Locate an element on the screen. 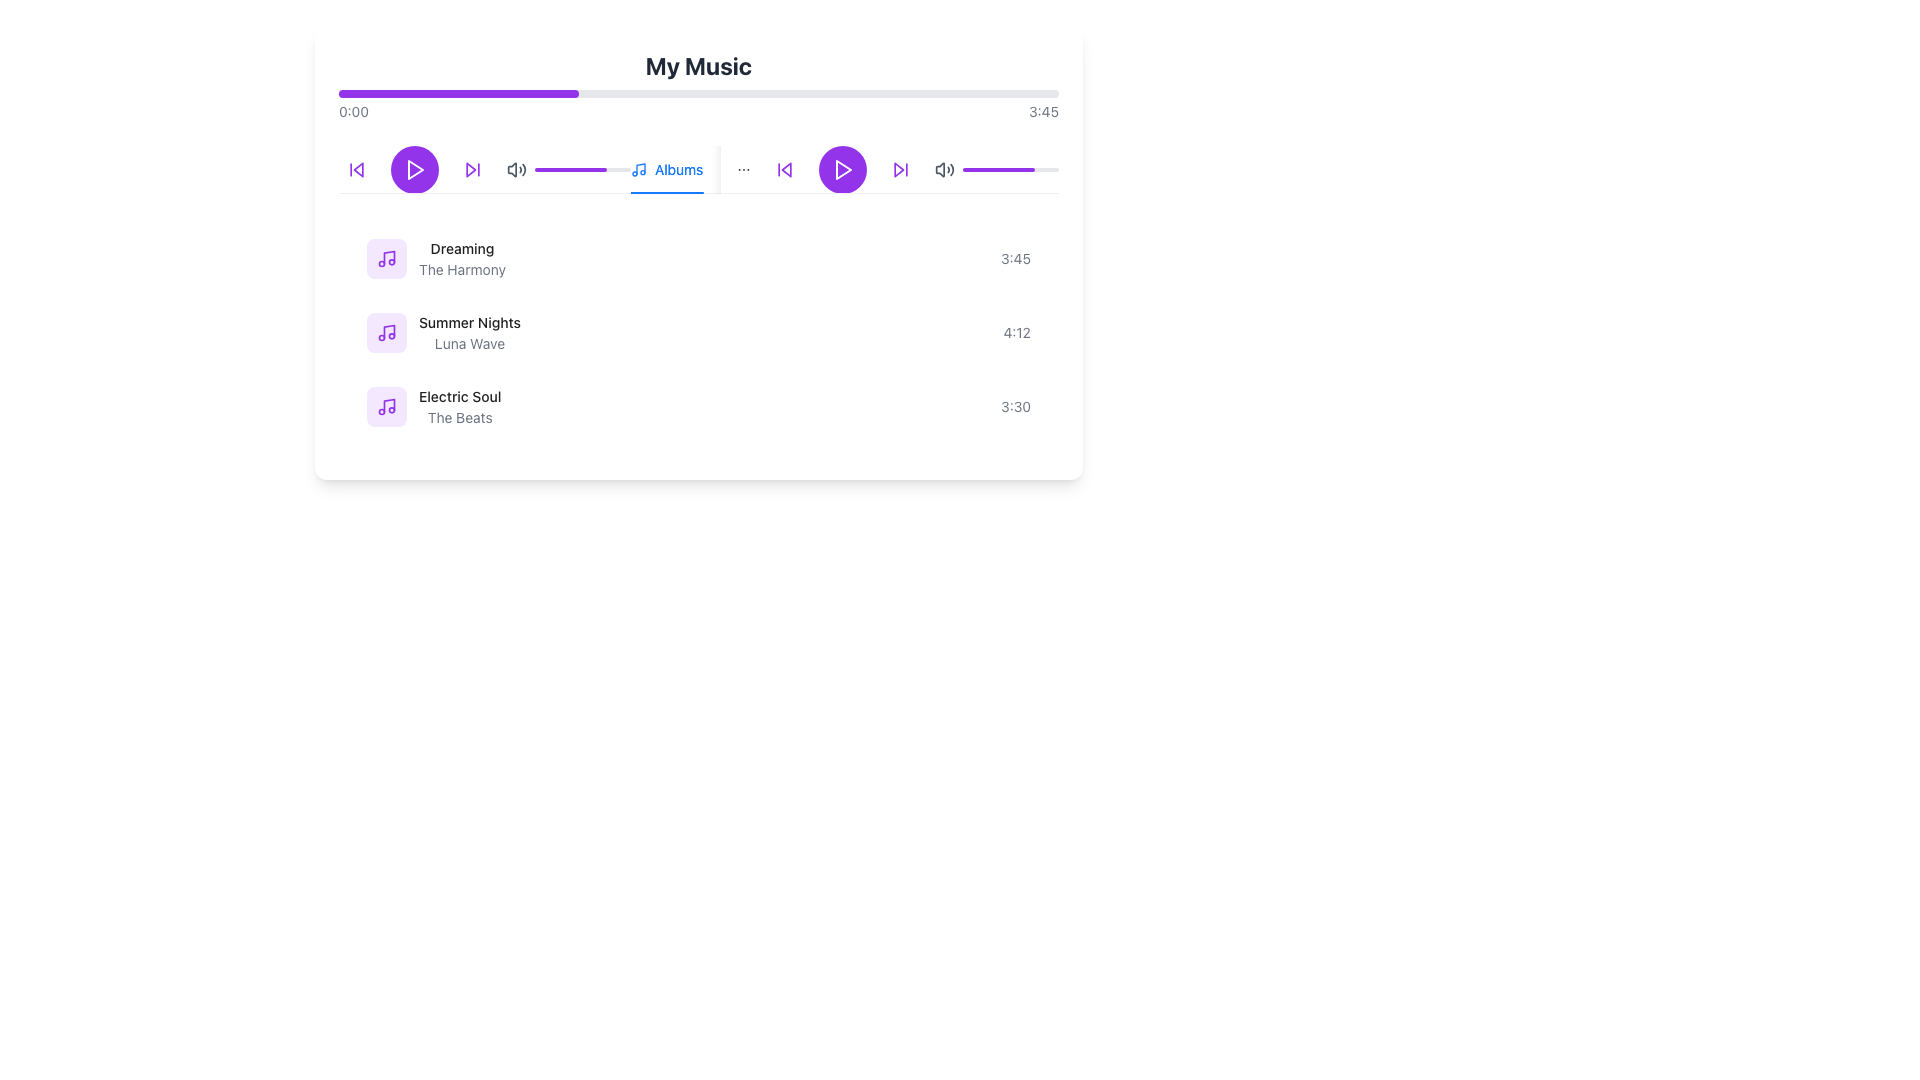 The height and width of the screenshot is (1080, 1920). the 'more options' button (ellipsis) located at the rightmost side of the navigation bar is located at coordinates (743, 168).